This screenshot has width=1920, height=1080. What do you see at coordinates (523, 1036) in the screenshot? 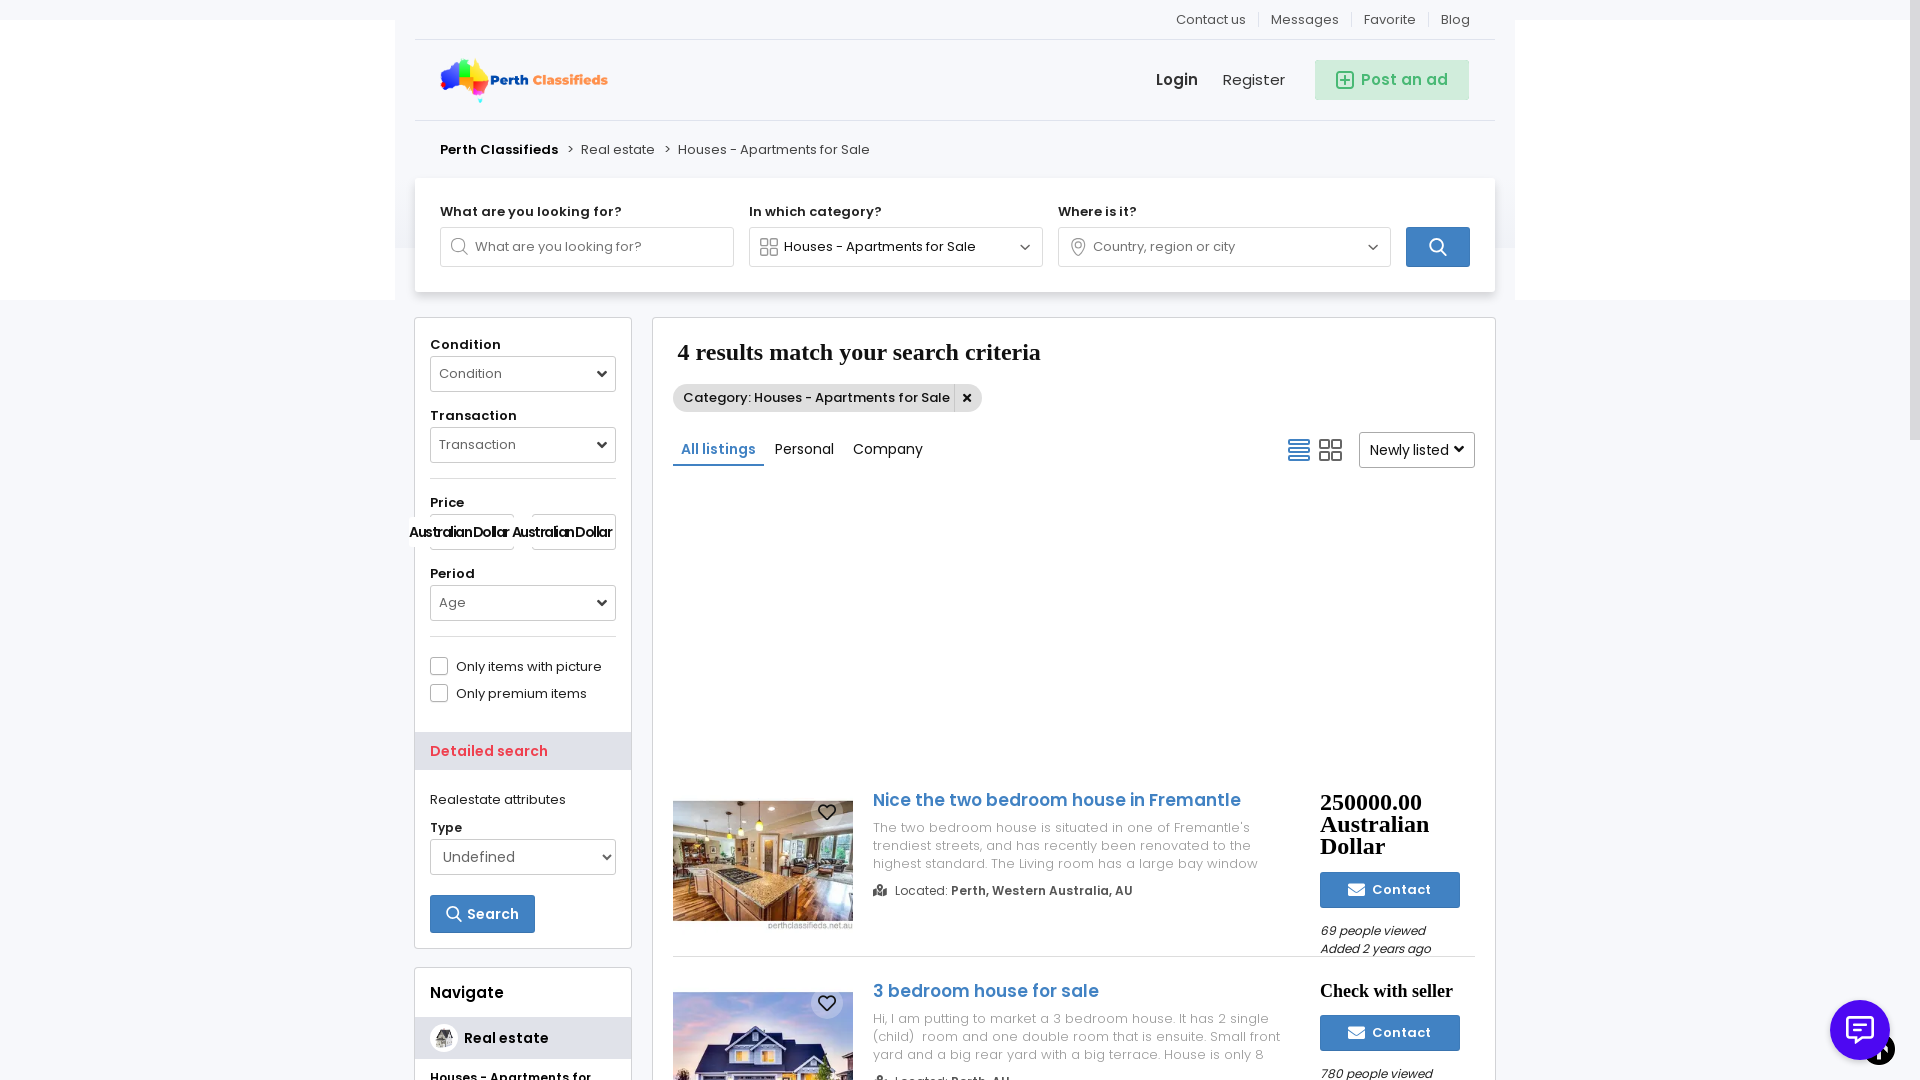
I see `'Real estate'` at bounding box center [523, 1036].